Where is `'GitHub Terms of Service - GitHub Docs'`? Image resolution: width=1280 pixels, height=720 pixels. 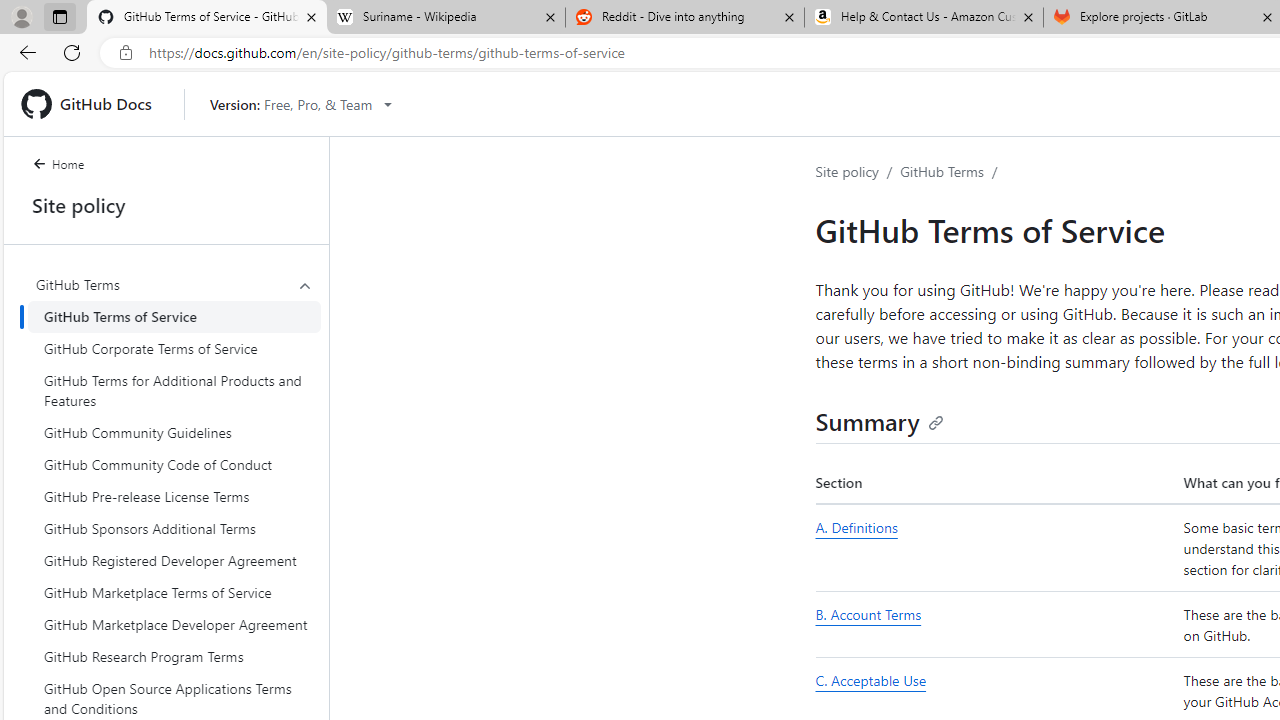
'GitHub Terms of Service - GitHub Docs' is located at coordinates (207, 17).